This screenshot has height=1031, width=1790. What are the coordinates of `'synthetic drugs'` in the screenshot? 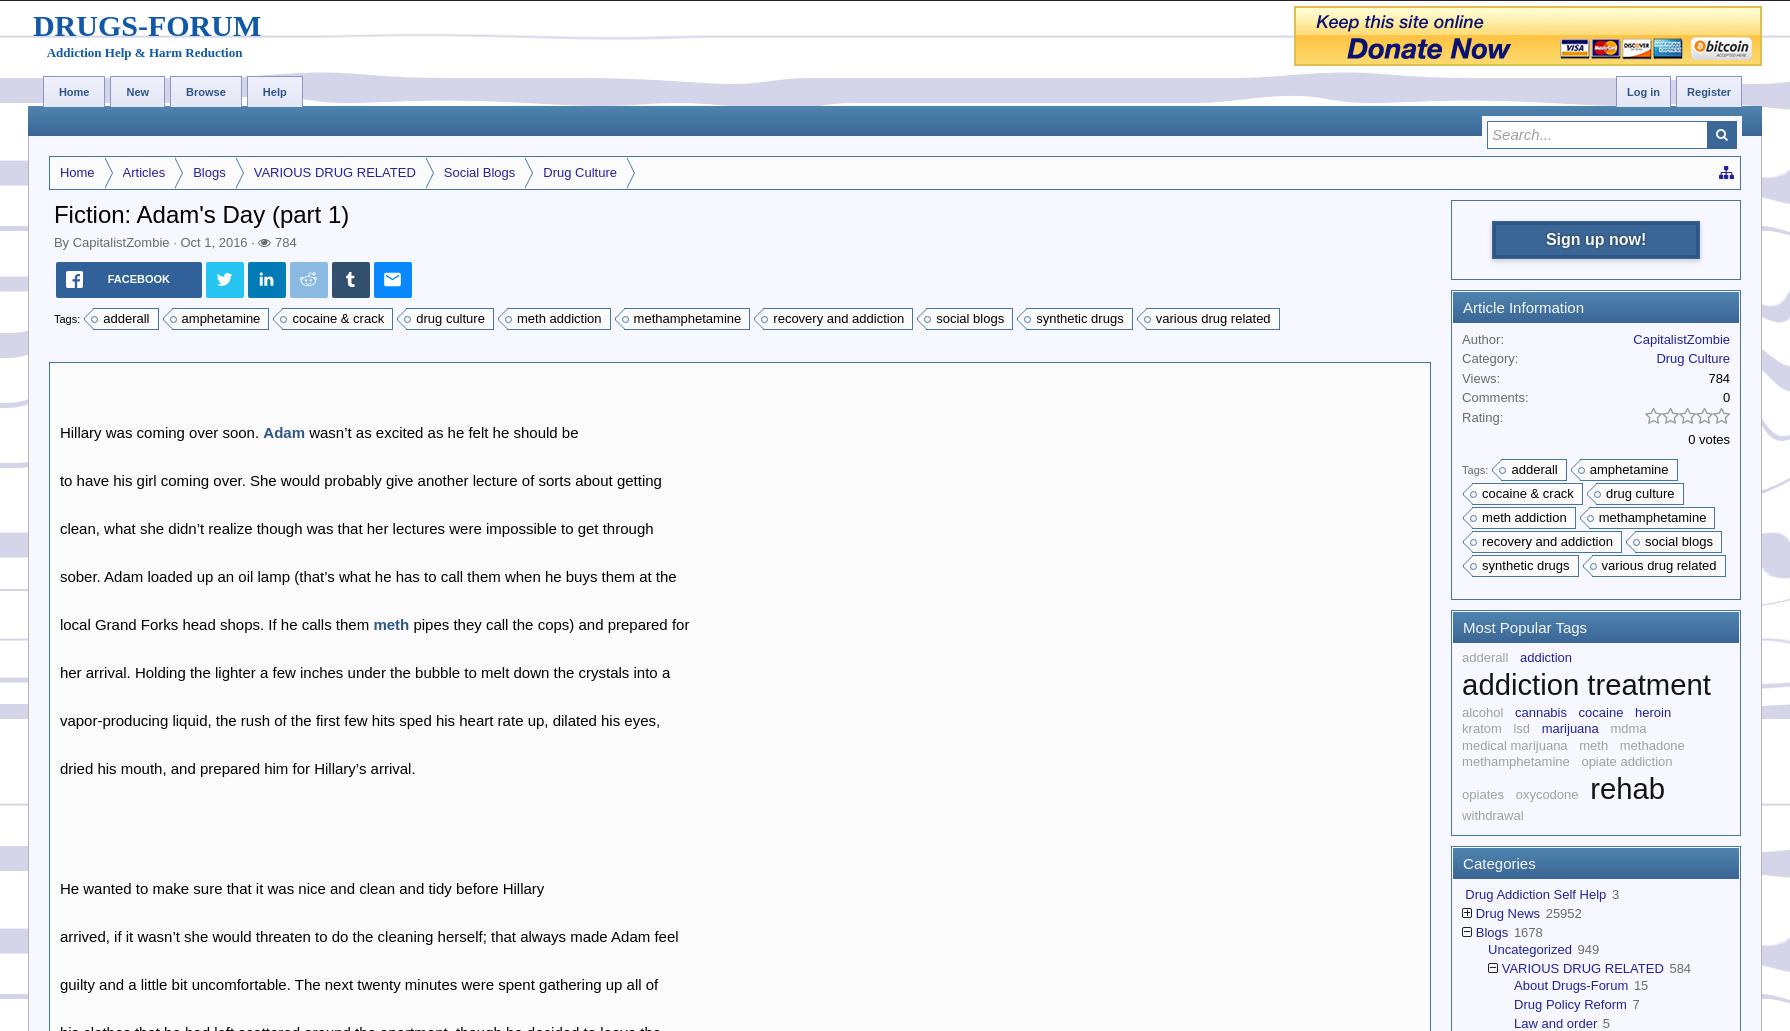 It's located at (1079, 316).